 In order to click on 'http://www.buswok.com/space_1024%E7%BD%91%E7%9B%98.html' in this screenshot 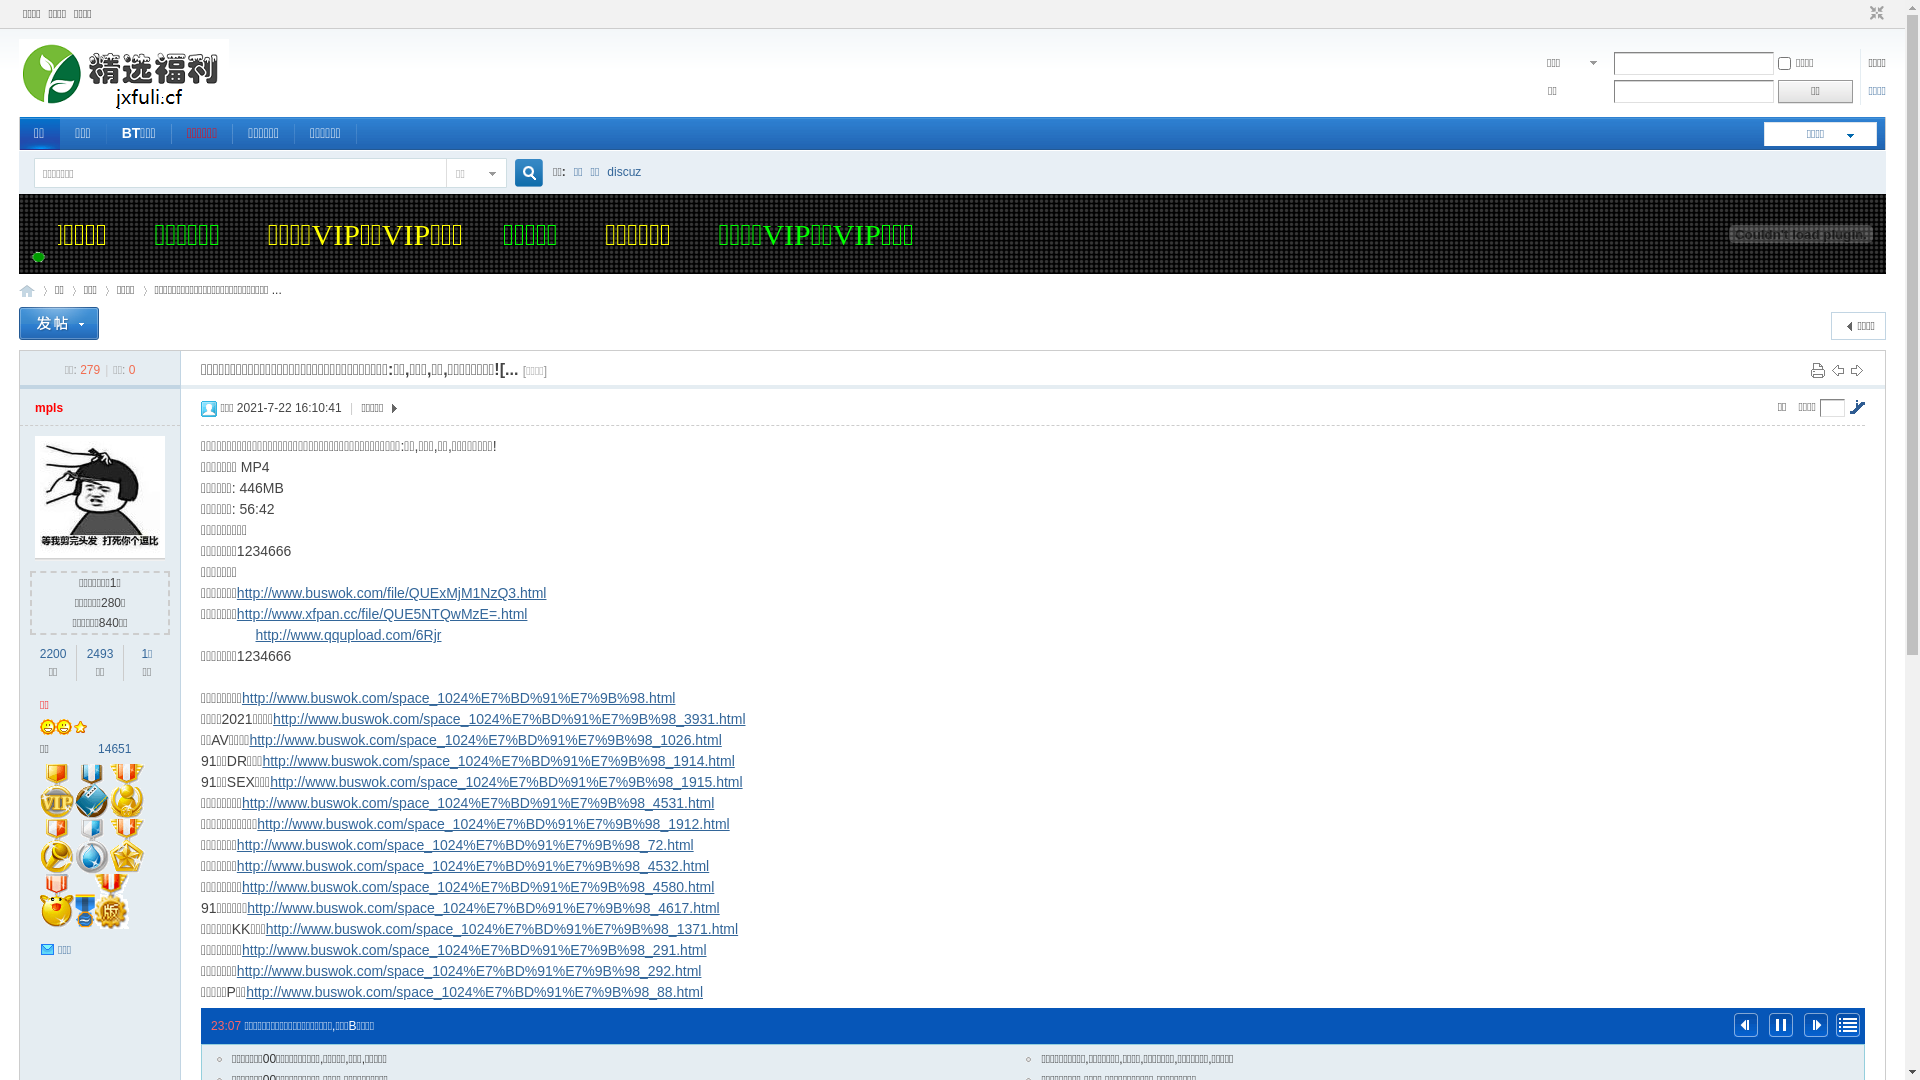, I will do `click(457, 697)`.